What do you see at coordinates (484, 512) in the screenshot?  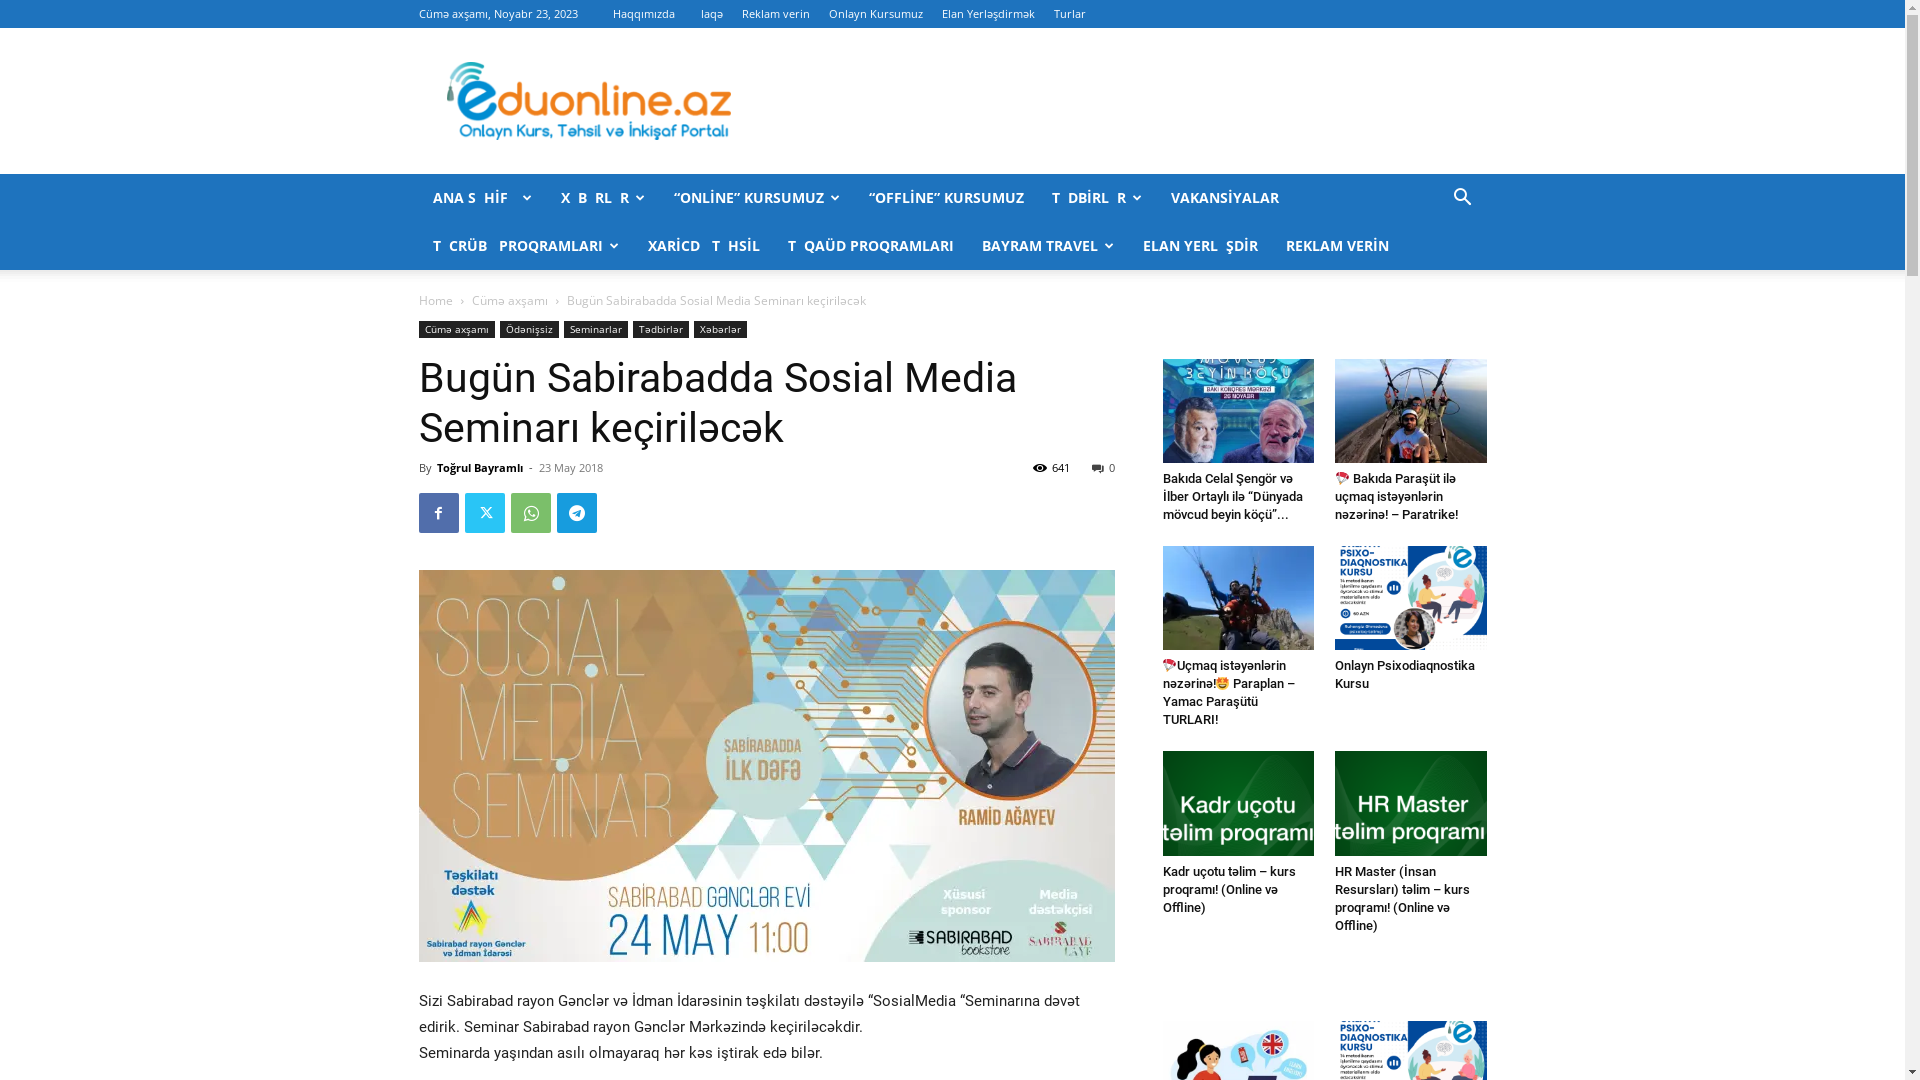 I see `'Twitter'` at bounding box center [484, 512].